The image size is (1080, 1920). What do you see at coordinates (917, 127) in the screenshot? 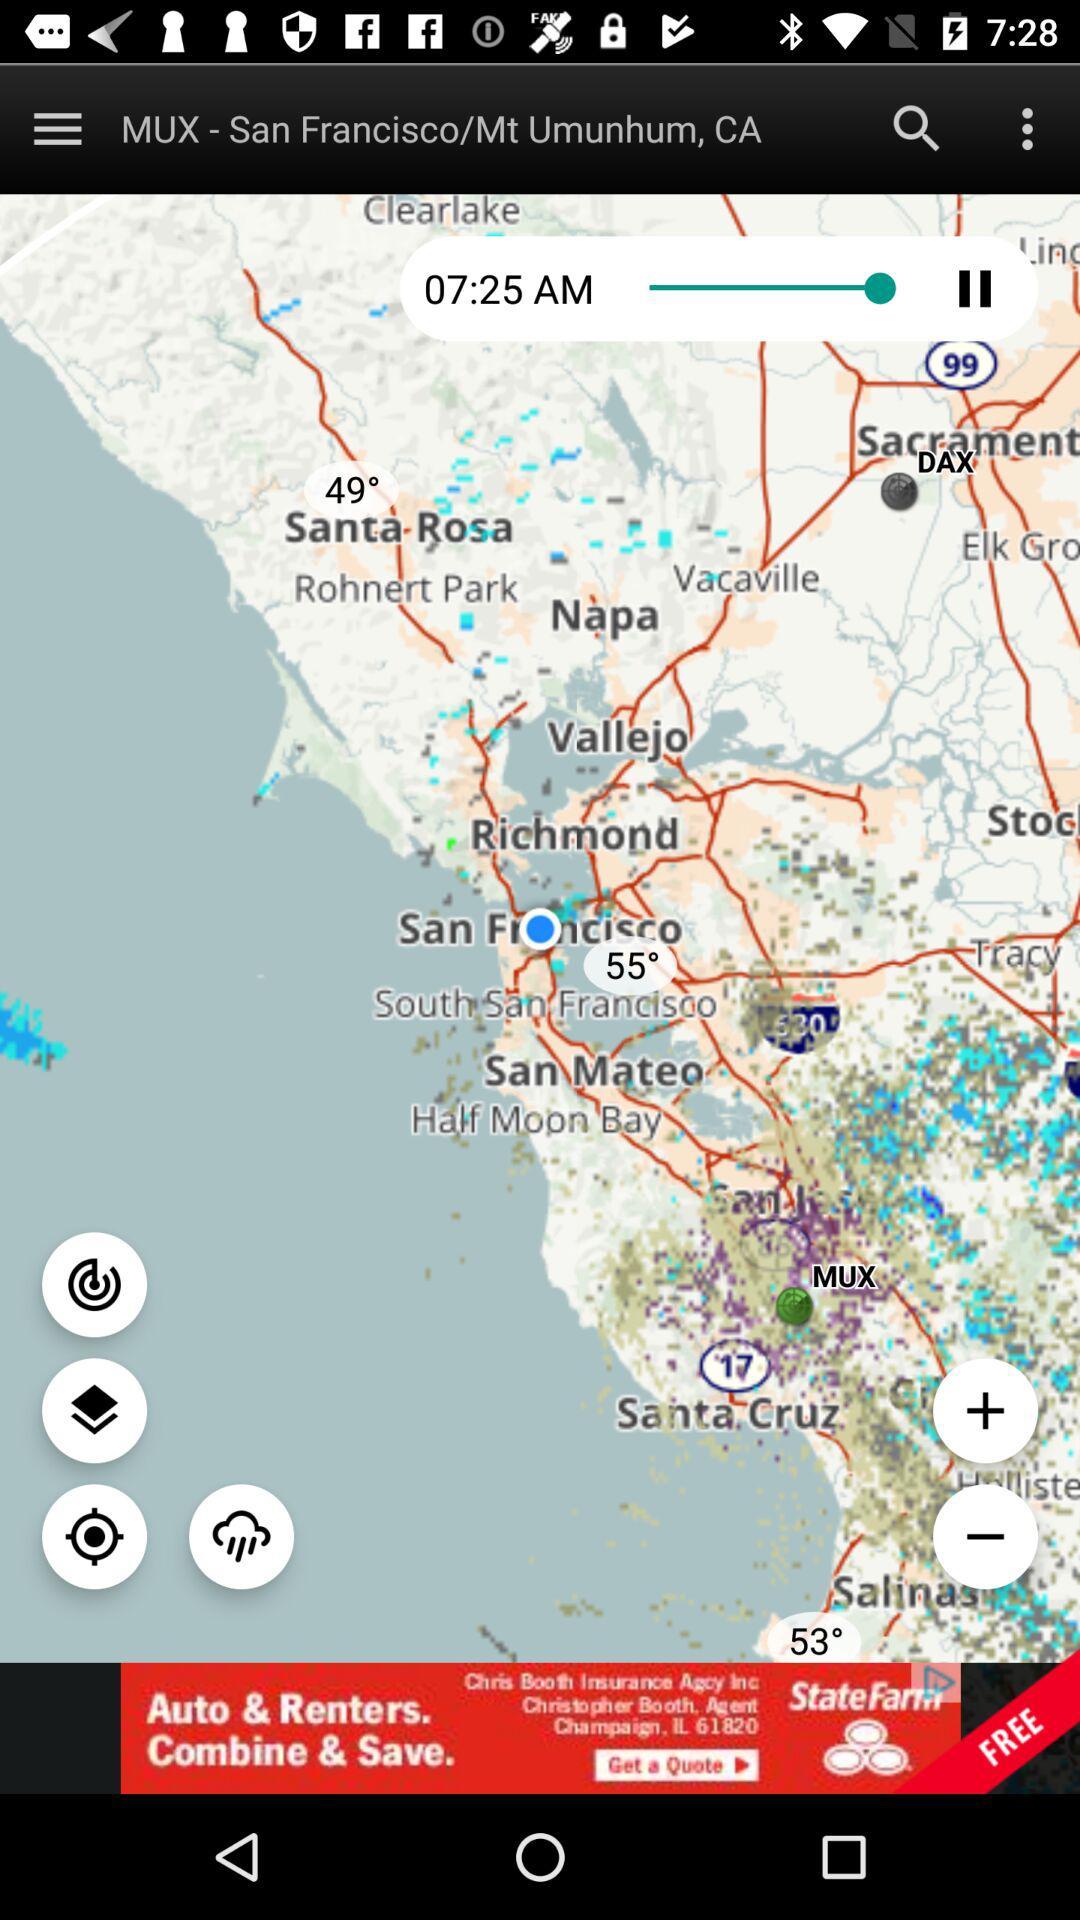
I see `execute search` at bounding box center [917, 127].